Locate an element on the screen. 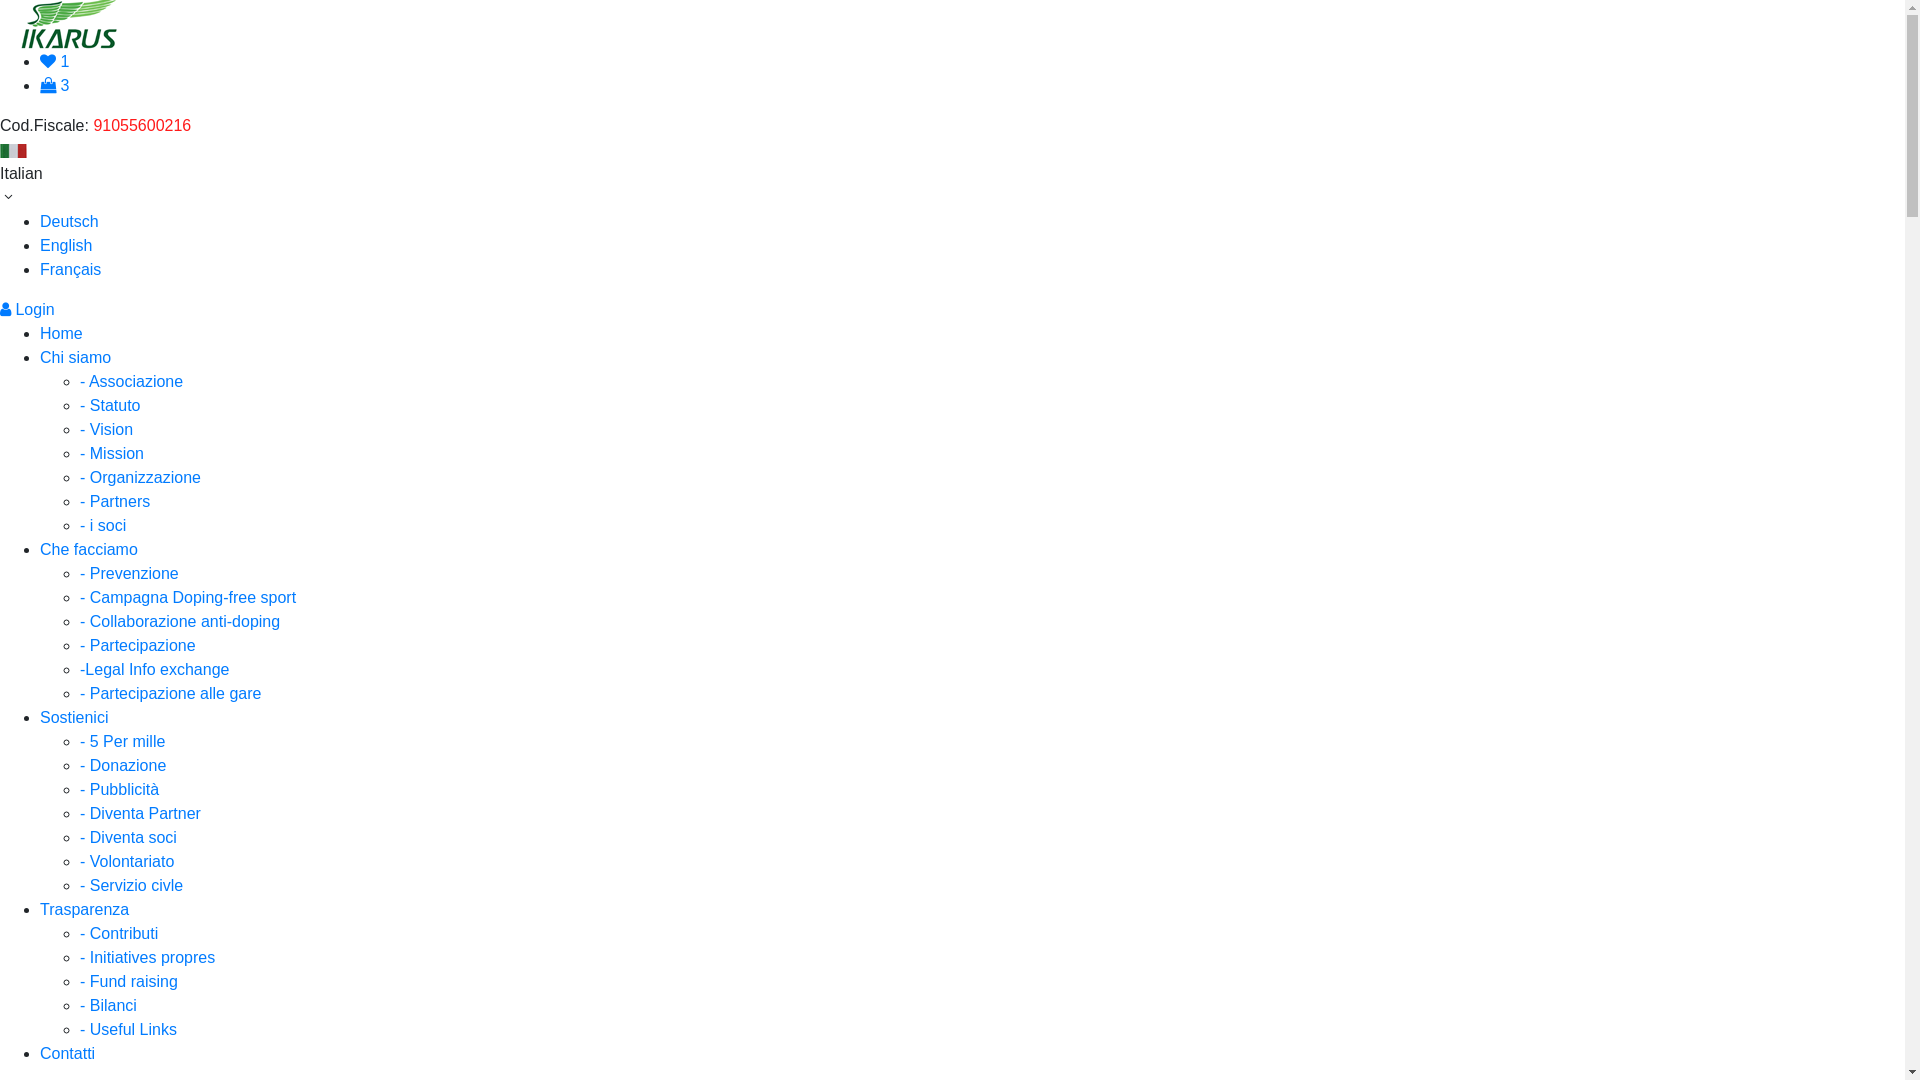 This screenshot has width=1920, height=1080. '-Legal Info exchange' is located at coordinates (153, 669).